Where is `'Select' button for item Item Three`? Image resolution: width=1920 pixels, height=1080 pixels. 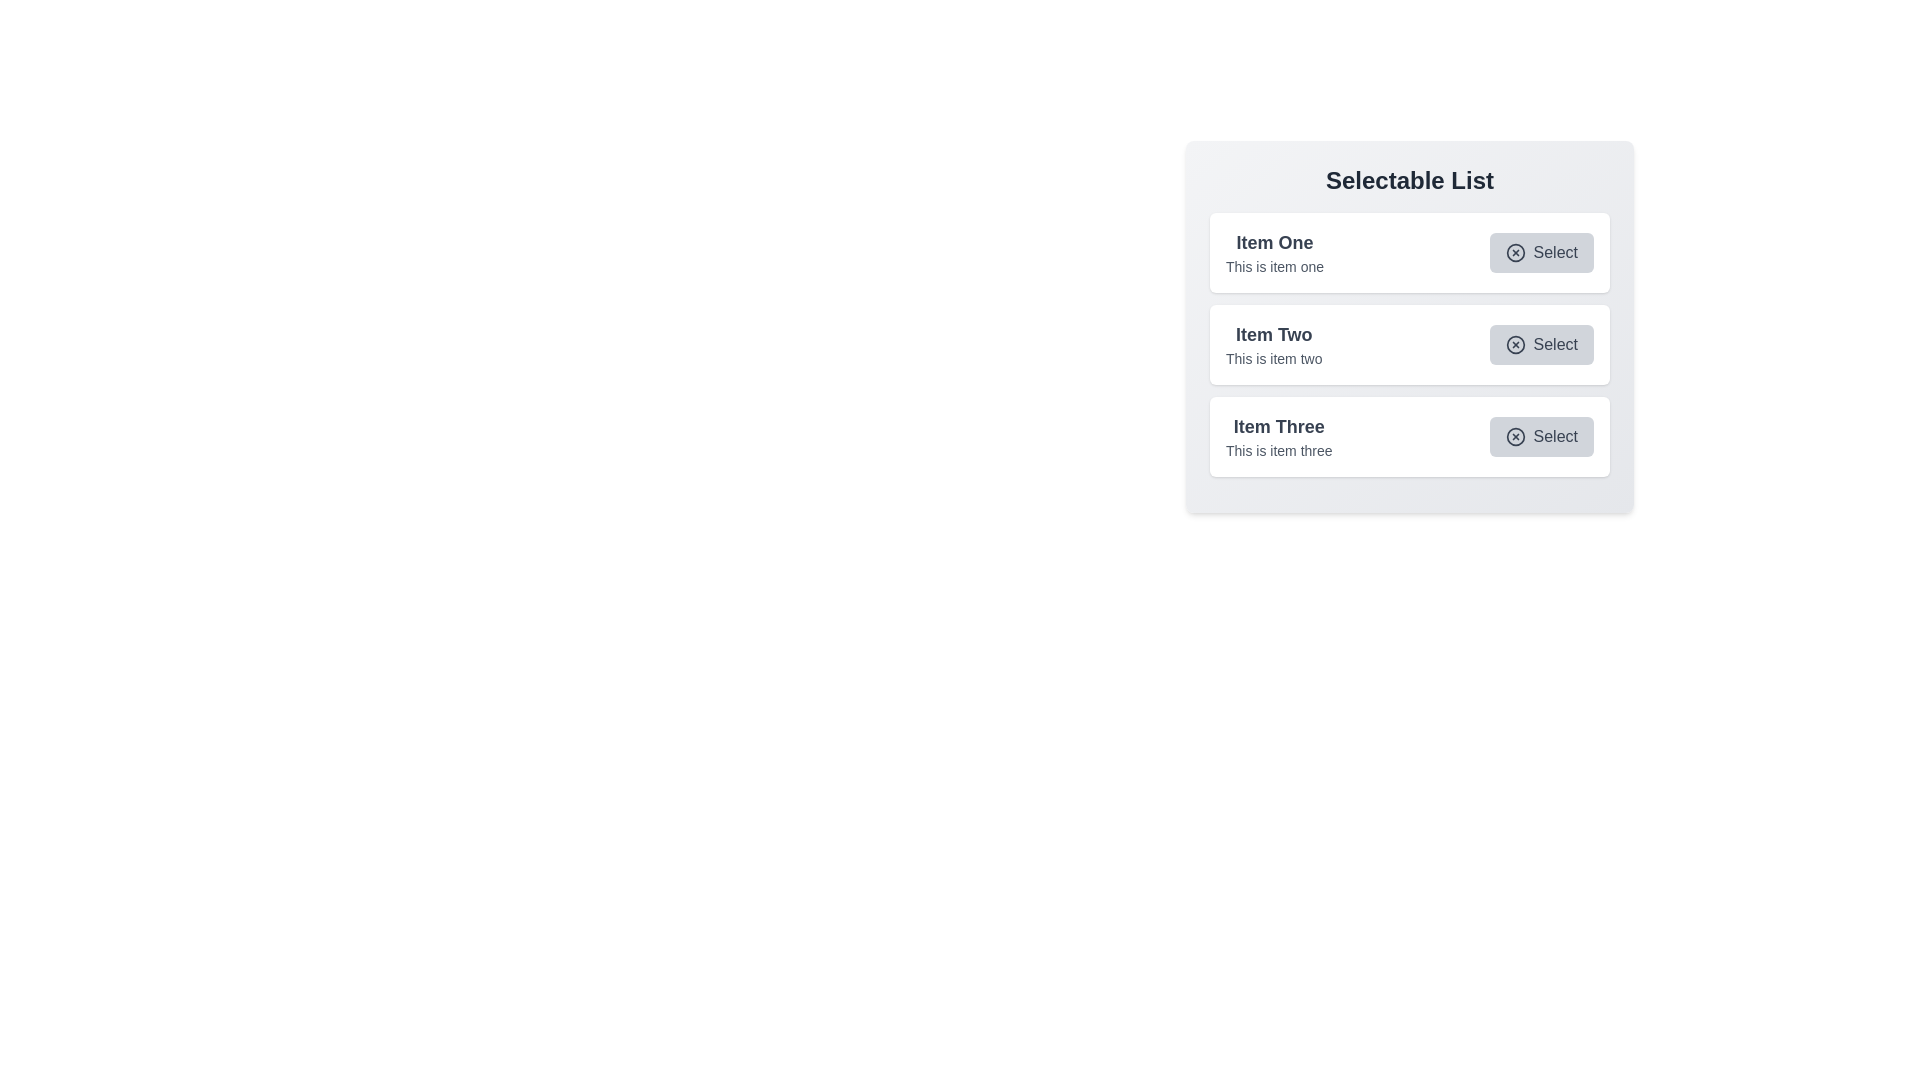
'Select' button for item Item Three is located at coordinates (1540, 435).